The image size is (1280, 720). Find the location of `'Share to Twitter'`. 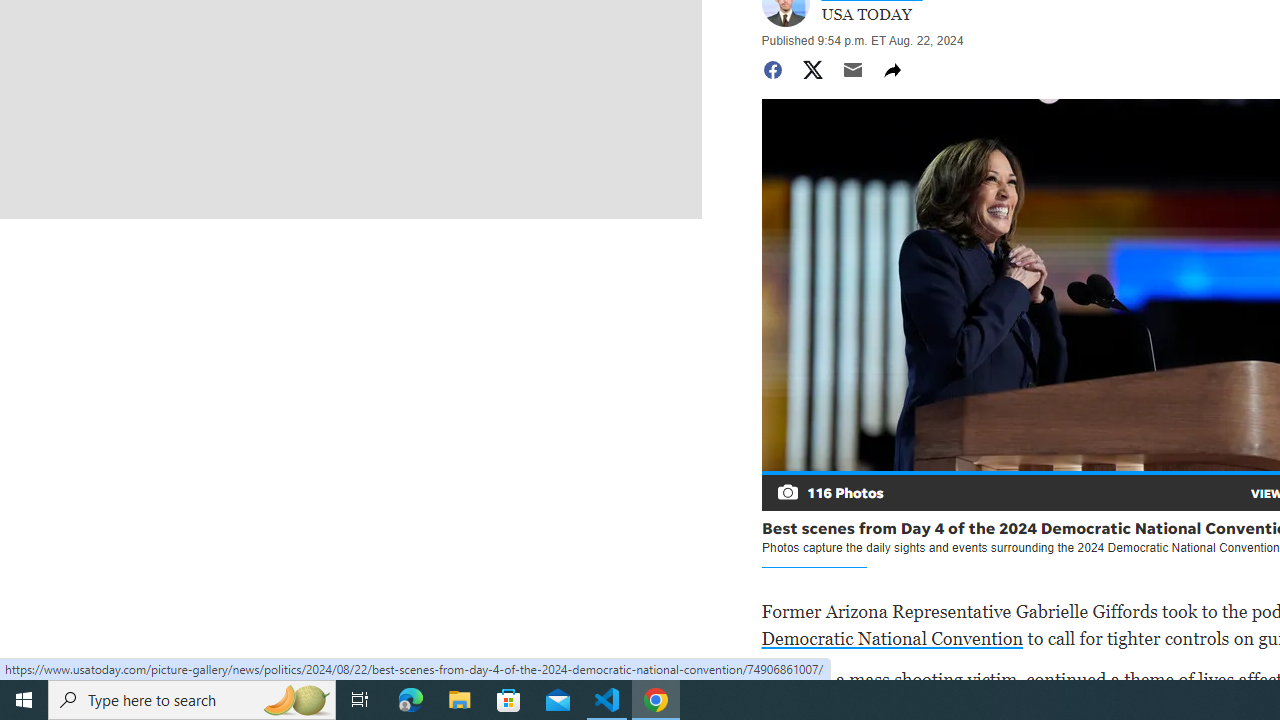

'Share to Twitter' is located at coordinates (812, 68).